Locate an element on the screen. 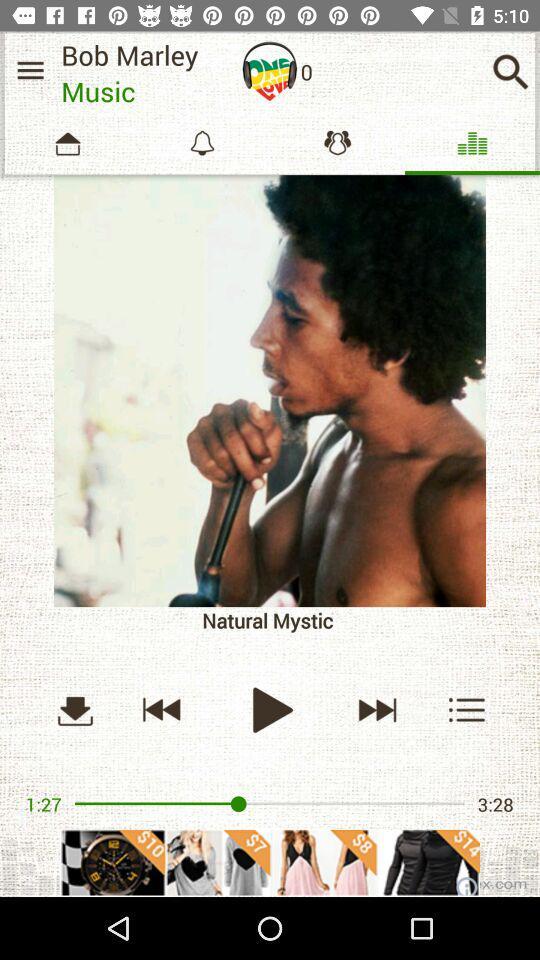  button is located at coordinates (269, 709).